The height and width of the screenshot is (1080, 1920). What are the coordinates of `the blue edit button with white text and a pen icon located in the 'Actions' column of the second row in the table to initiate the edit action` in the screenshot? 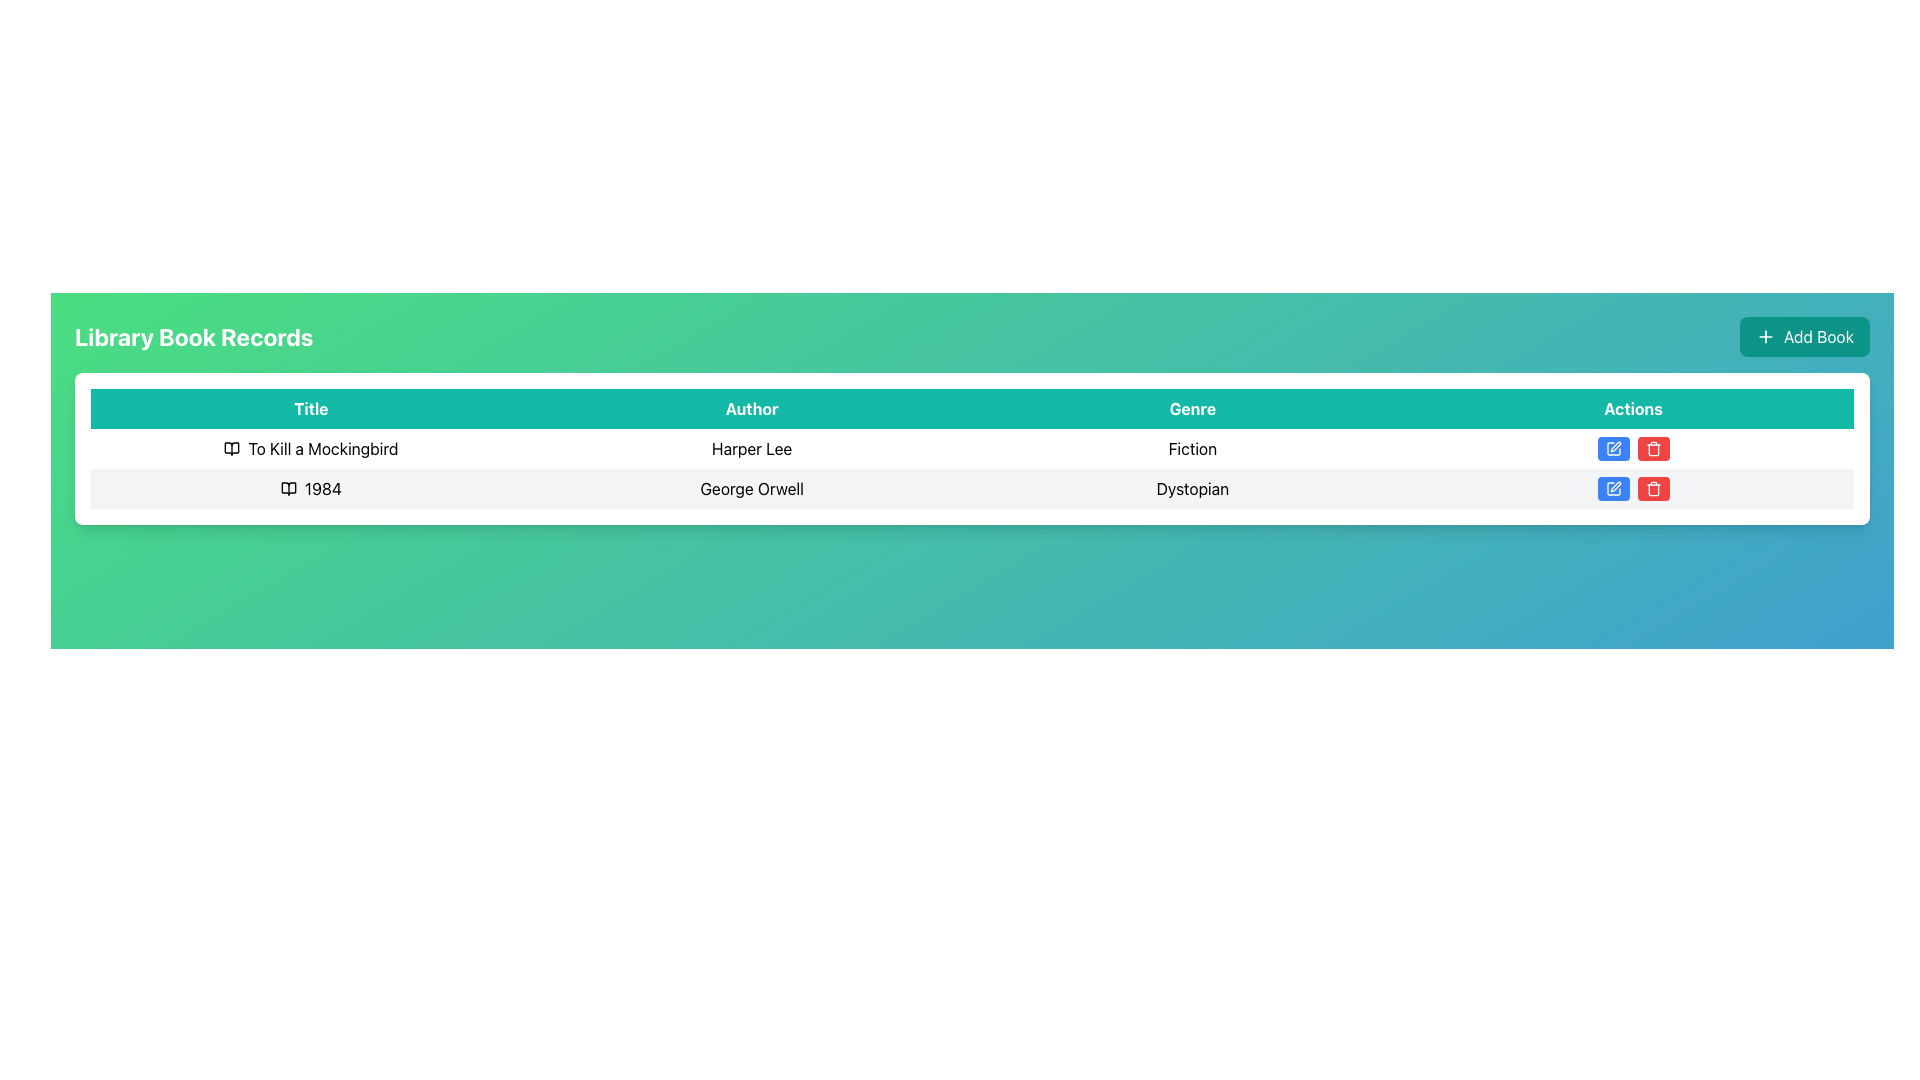 It's located at (1613, 447).